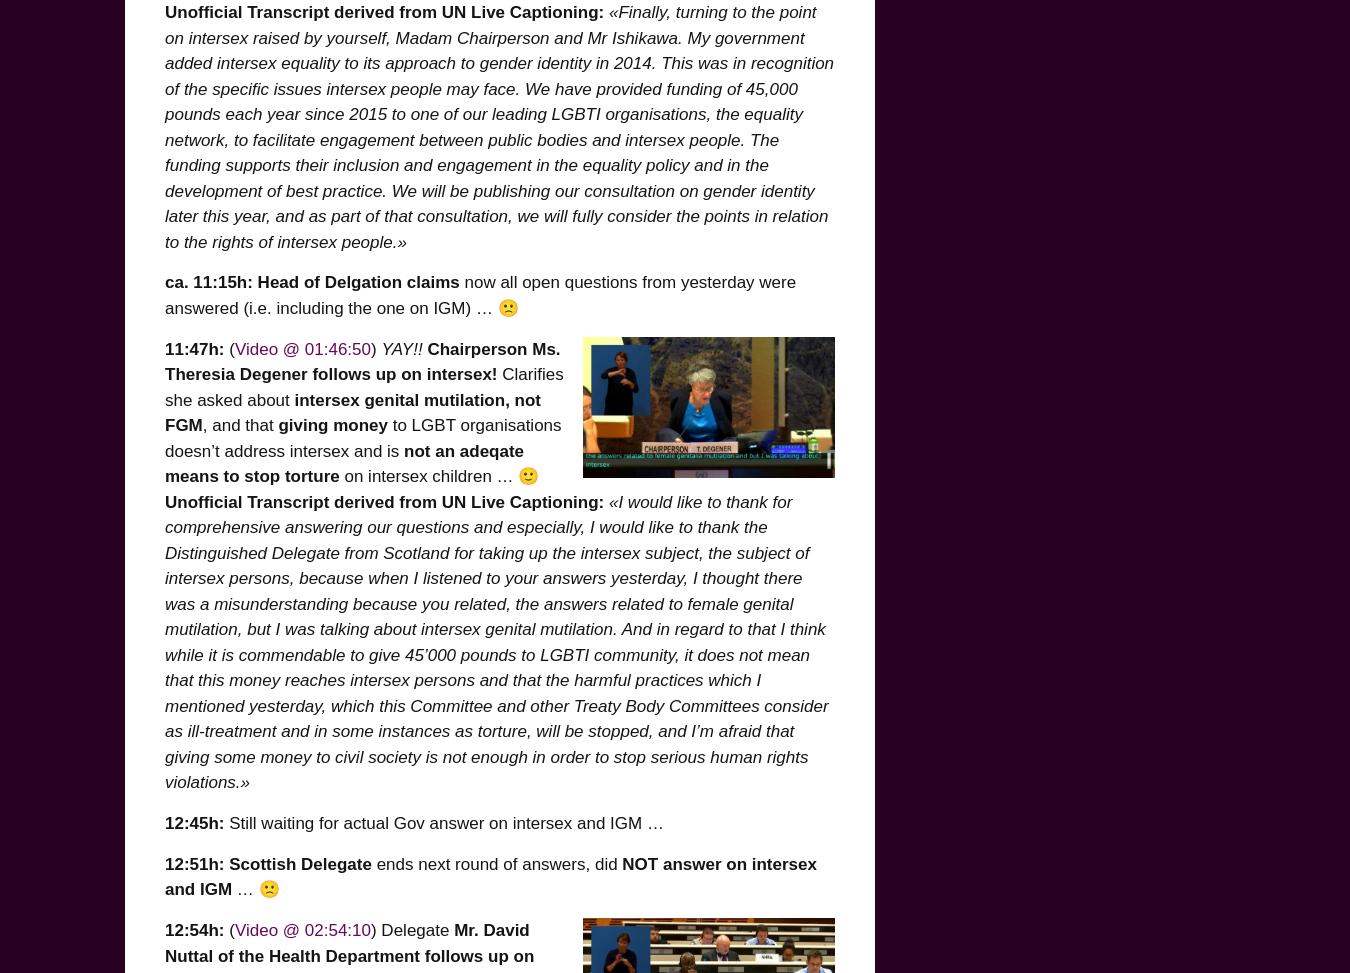  Describe the element at coordinates (353, 411) in the screenshot. I see `'intersex genital mutilation, not FGM'` at that location.